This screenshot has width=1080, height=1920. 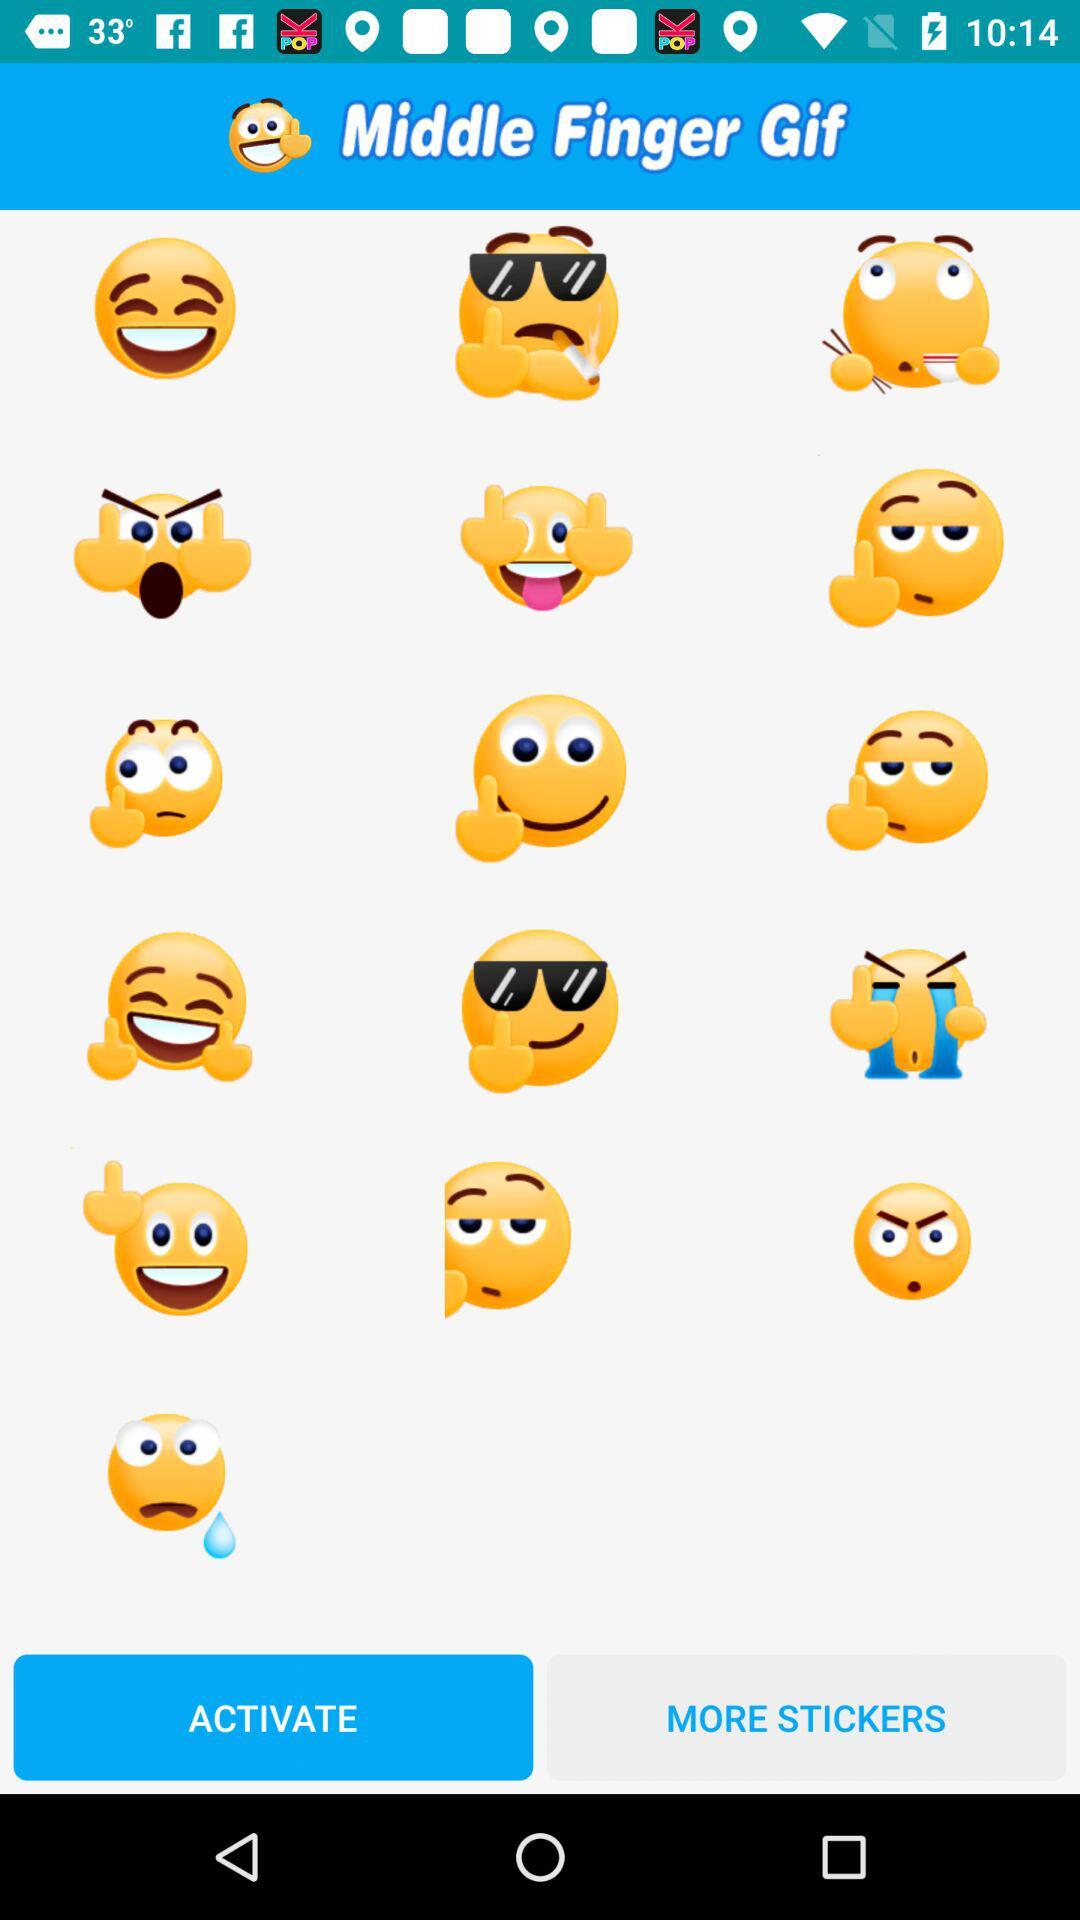 I want to click on first emoji in fourth row of the page, so click(x=164, y=1011).